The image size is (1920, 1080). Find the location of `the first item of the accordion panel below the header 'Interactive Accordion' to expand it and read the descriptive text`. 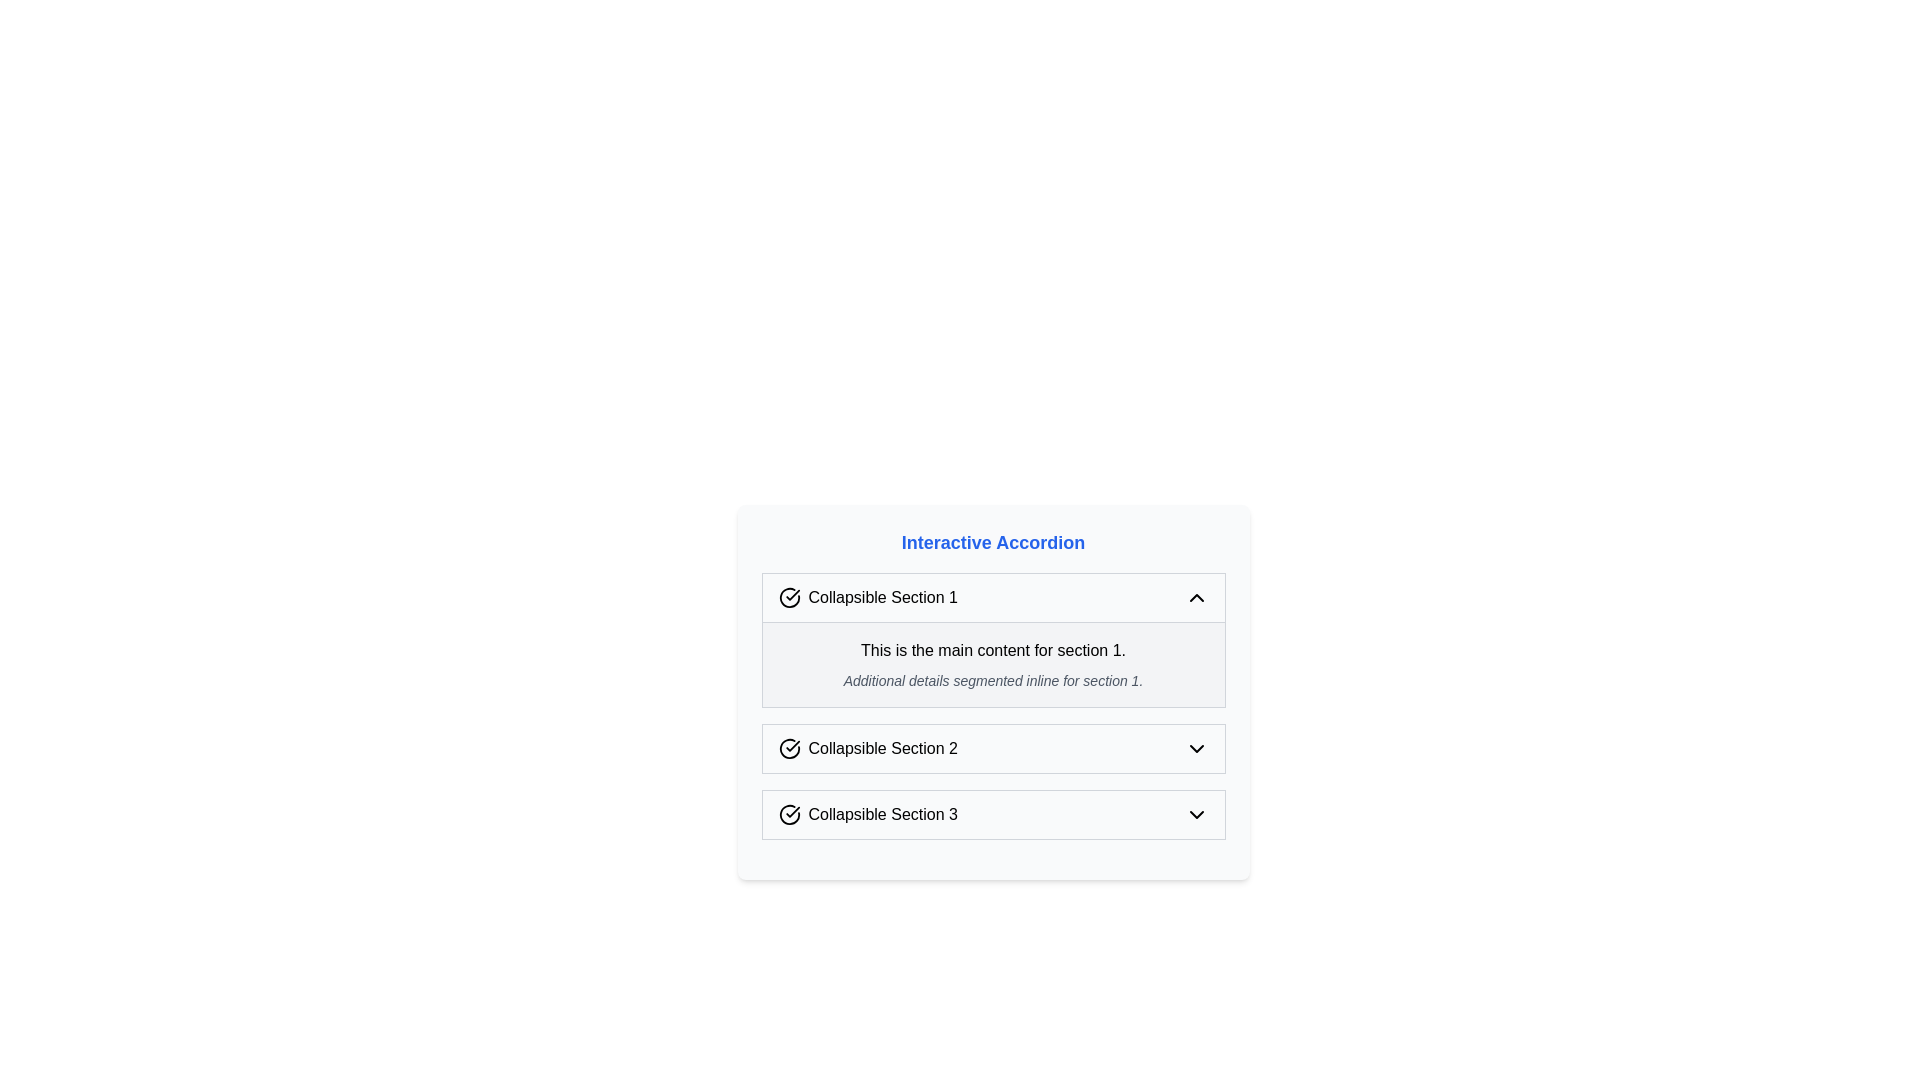

the first item of the accordion panel below the header 'Interactive Accordion' to expand it and read the descriptive text is located at coordinates (993, 640).